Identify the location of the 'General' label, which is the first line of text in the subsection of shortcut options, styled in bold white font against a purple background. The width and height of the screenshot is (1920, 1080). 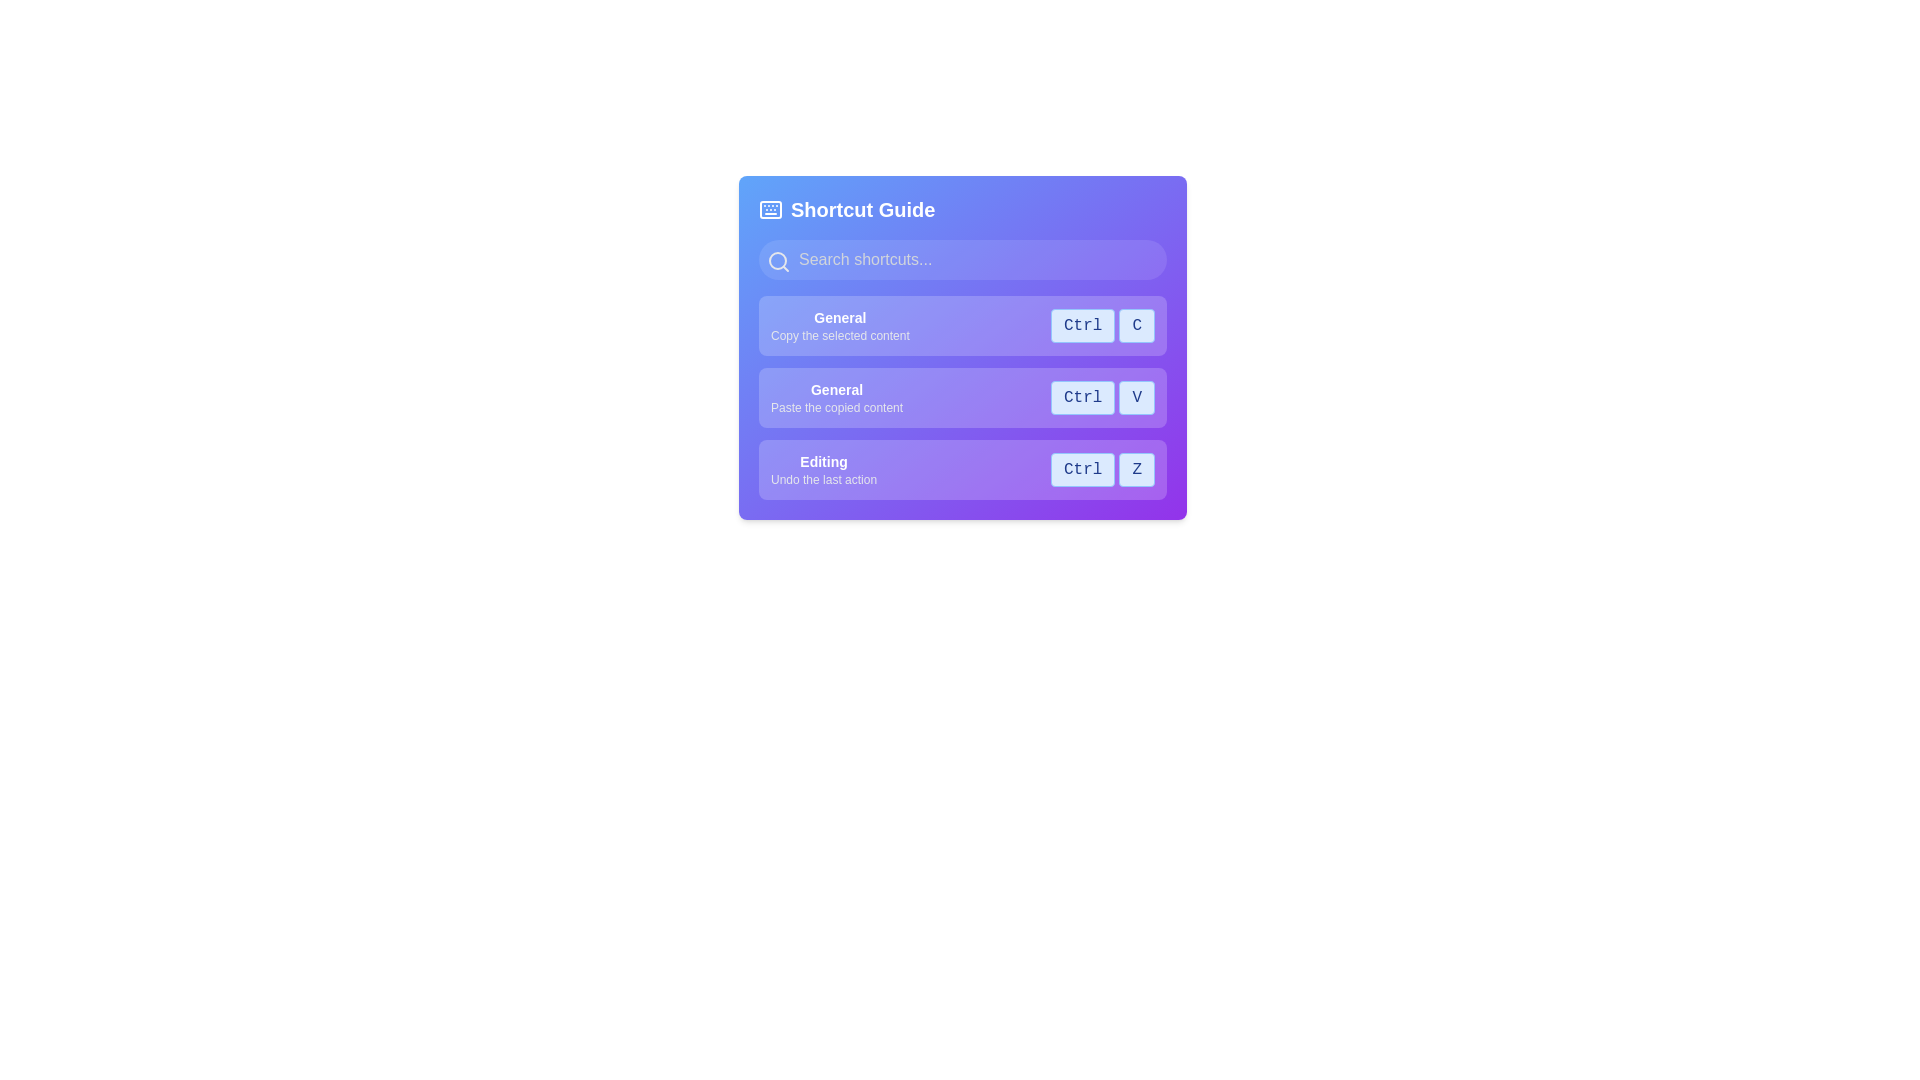
(837, 389).